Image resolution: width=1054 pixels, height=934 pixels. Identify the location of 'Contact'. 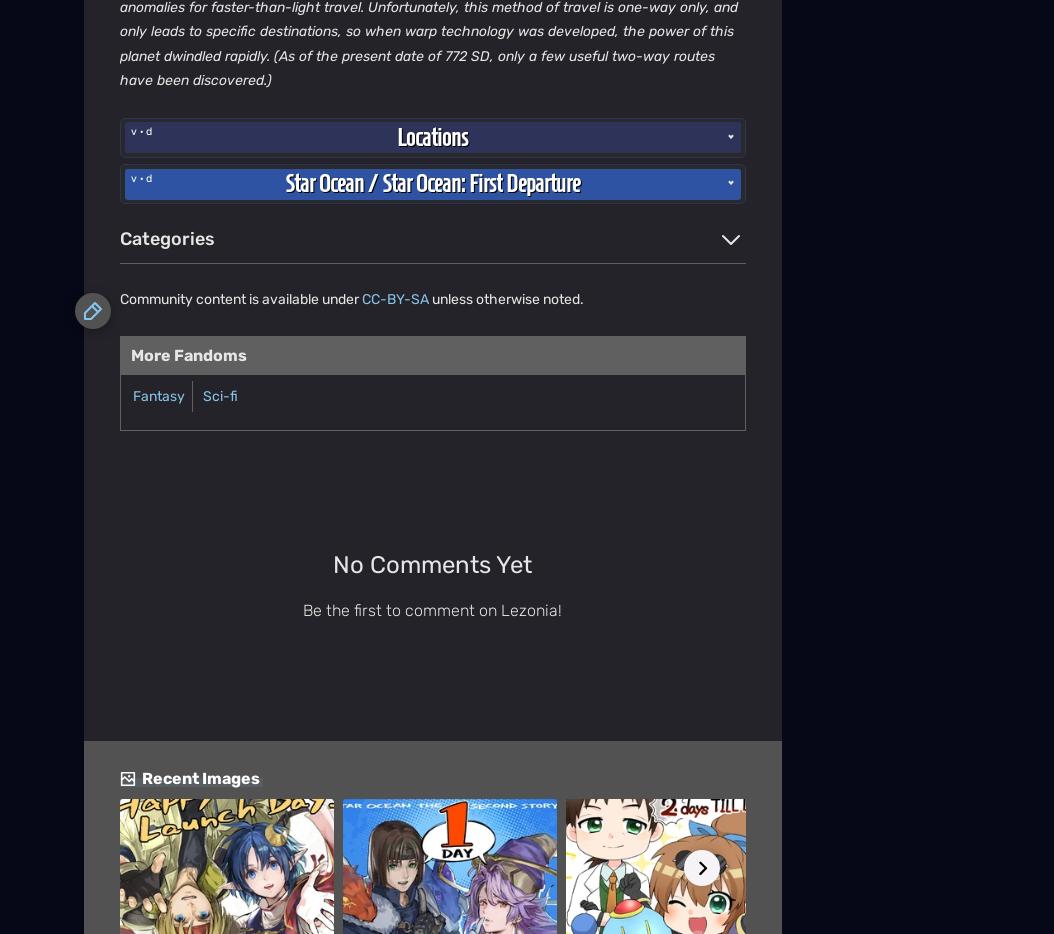
(109, 311).